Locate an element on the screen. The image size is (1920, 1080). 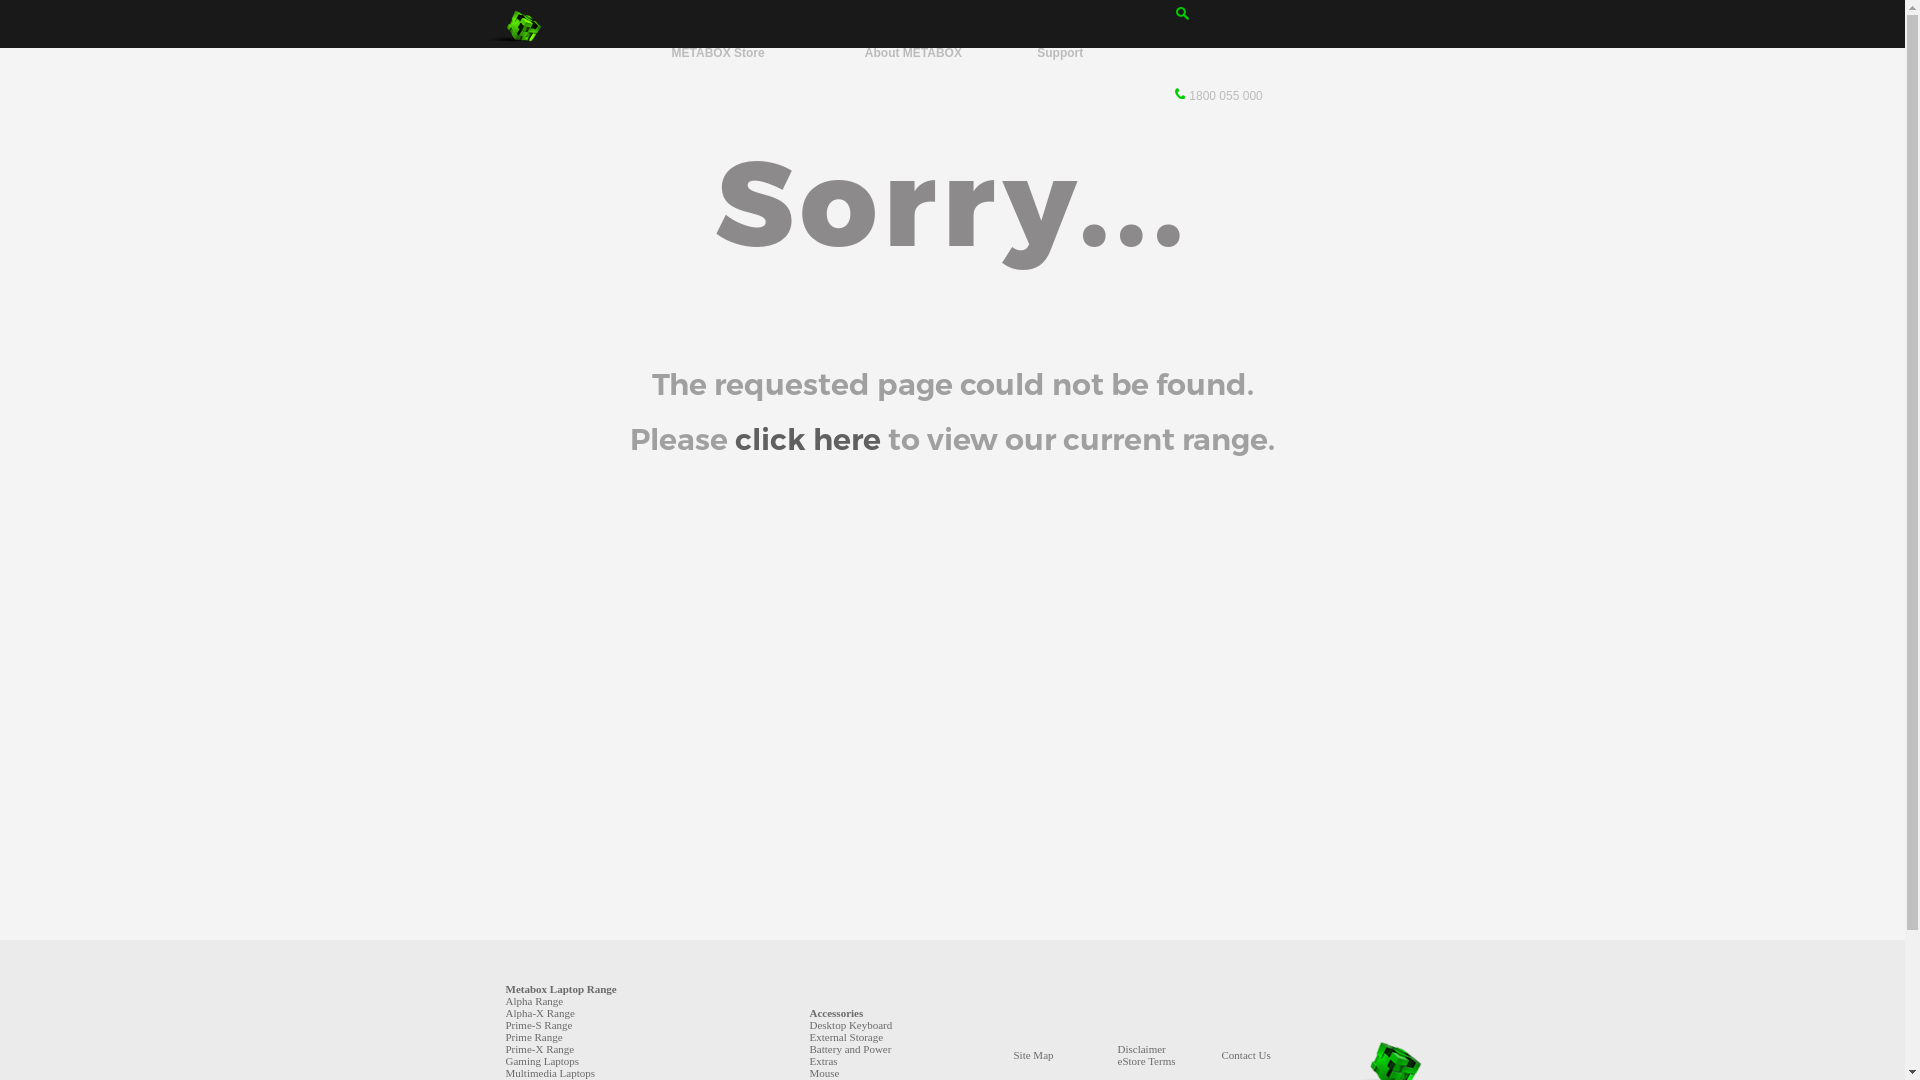
'METABOX Store' is located at coordinates (718, 52).